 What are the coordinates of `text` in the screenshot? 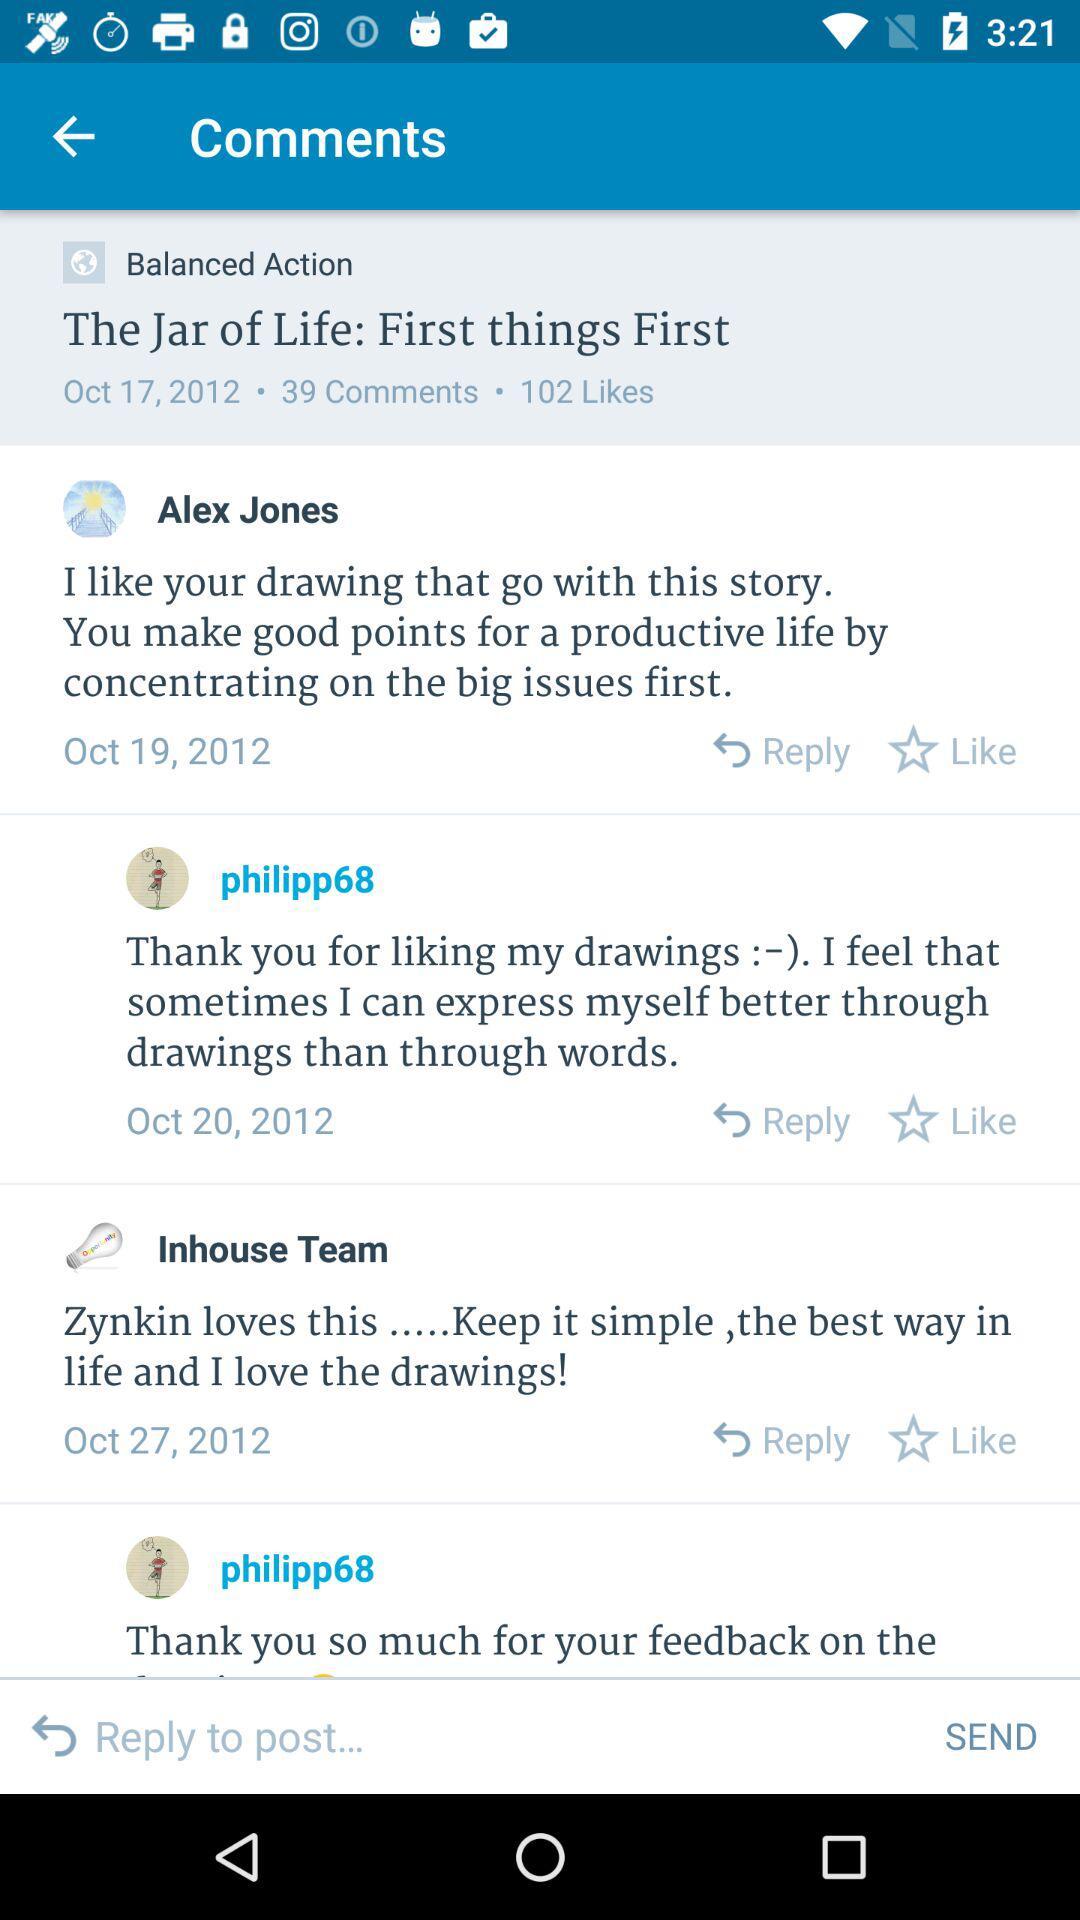 It's located at (503, 1734).